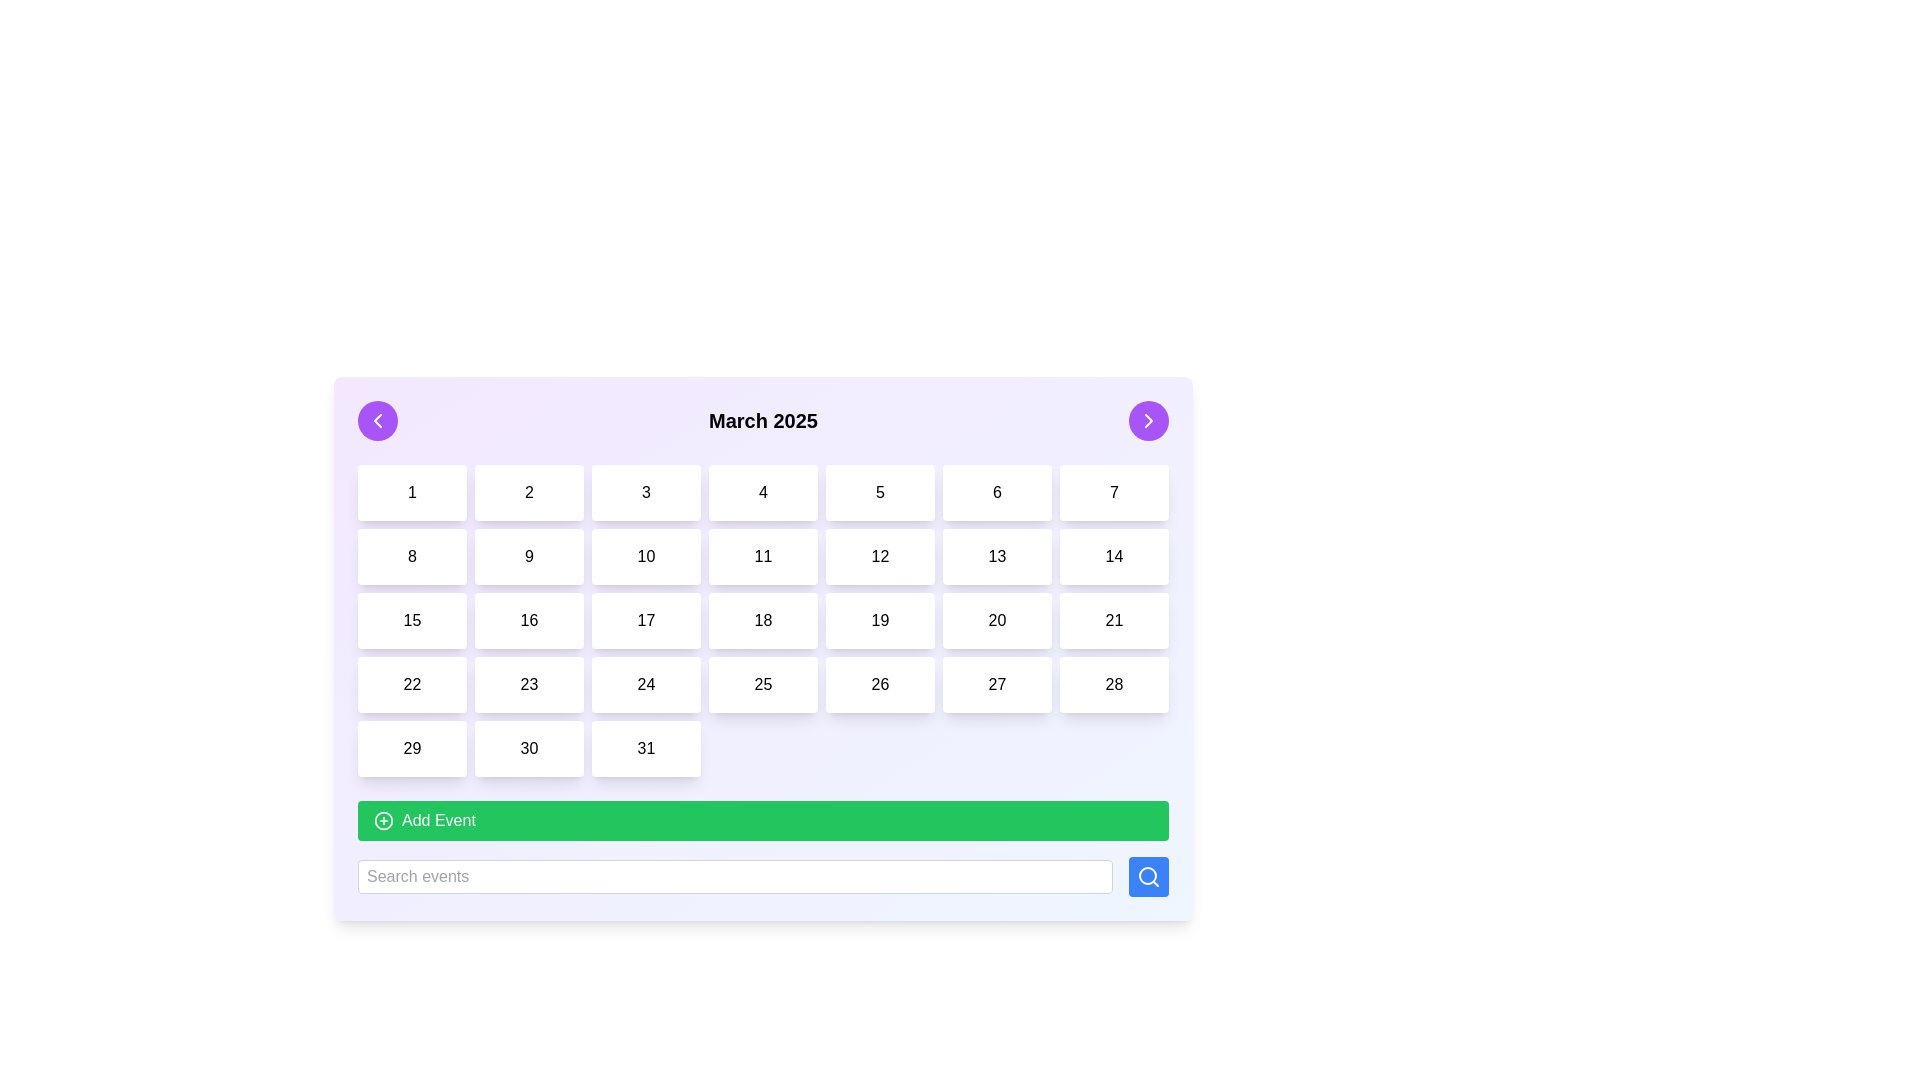 Image resolution: width=1920 pixels, height=1080 pixels. I want to click on the button-like grid item containing the number '15', which is a rounded rectangular box with a white background and black text, so click(411, 620).